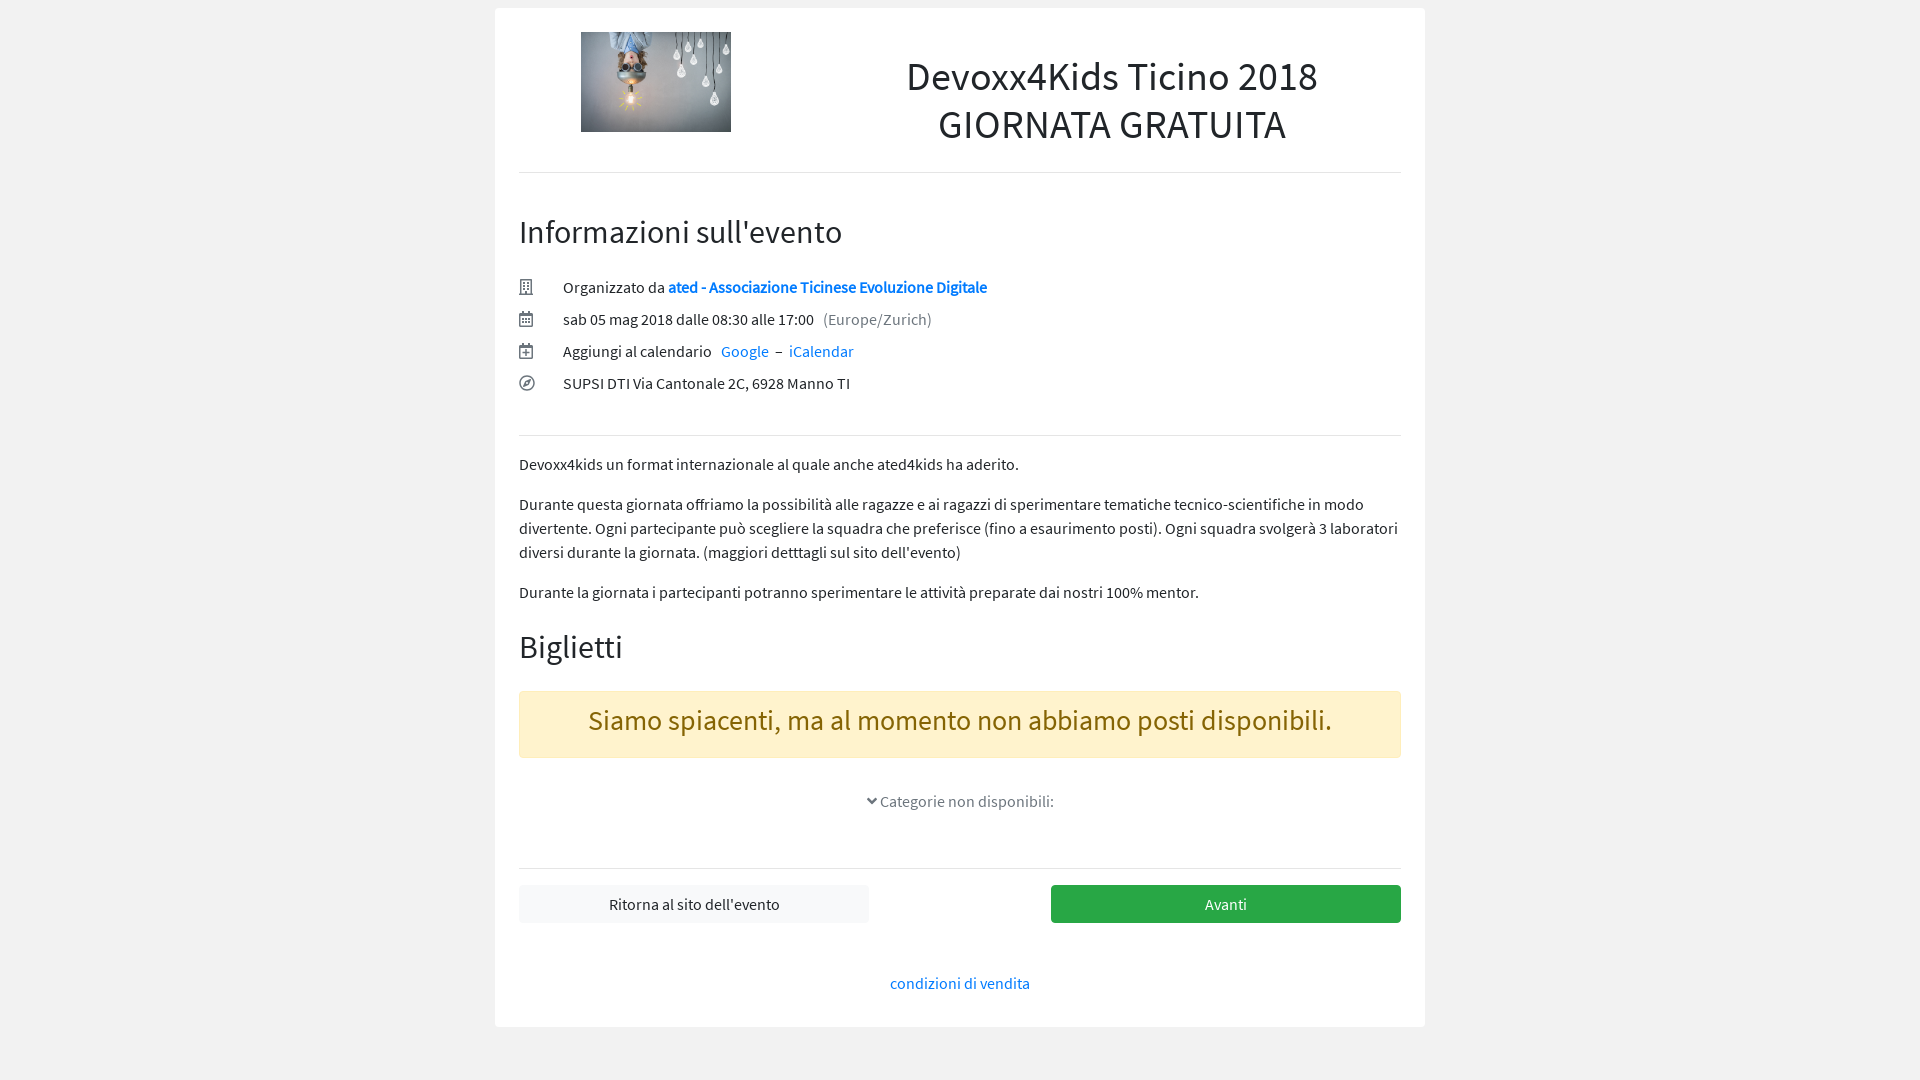 This screenshot has height=1080, width=1920. What do you see at coordinates (743, 350) in the screenshot?
I see `'Google'` at bounding box center [743, 350].